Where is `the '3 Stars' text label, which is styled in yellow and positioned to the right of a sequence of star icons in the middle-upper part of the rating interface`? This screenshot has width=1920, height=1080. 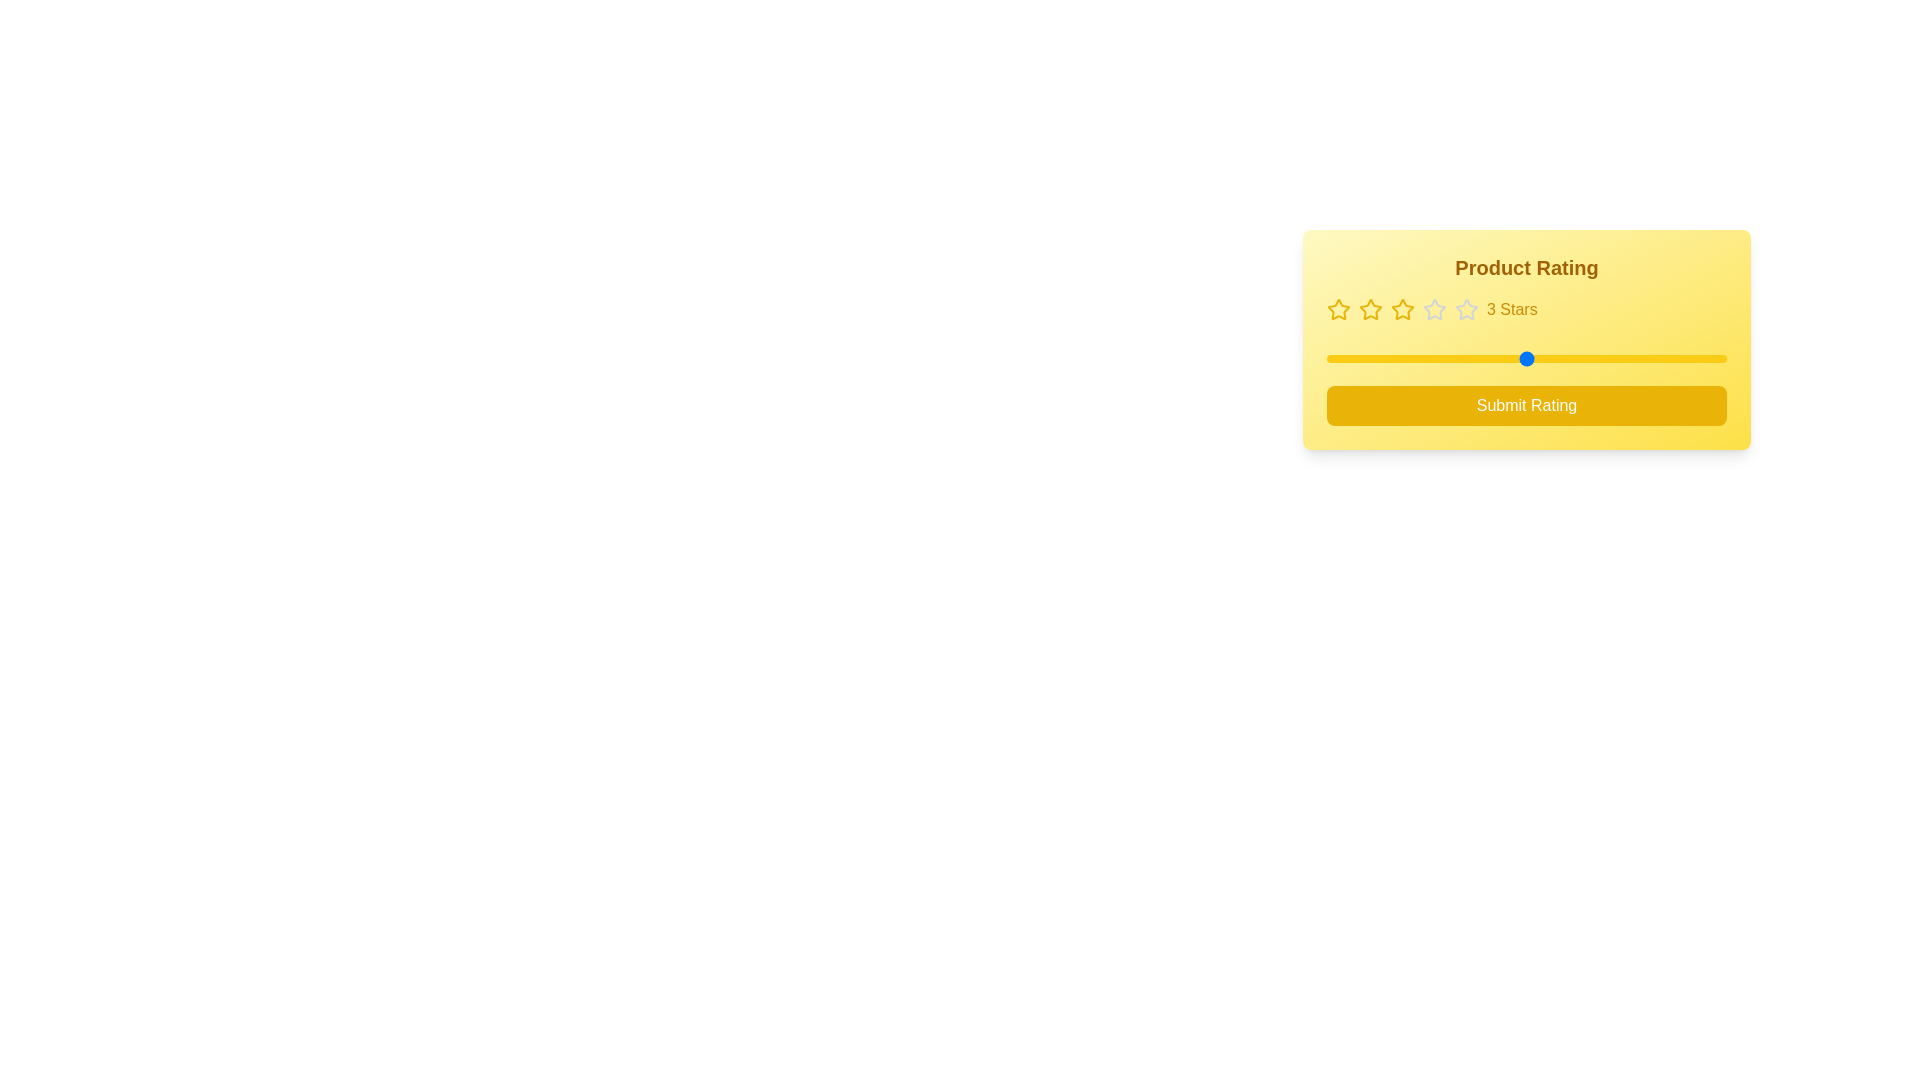 the '3 Stars' text label, which is styled in yellow and positioned to the right of a sequence of star icons in the middle-upper part of the rating interface is located at coordinates (1512, 309).